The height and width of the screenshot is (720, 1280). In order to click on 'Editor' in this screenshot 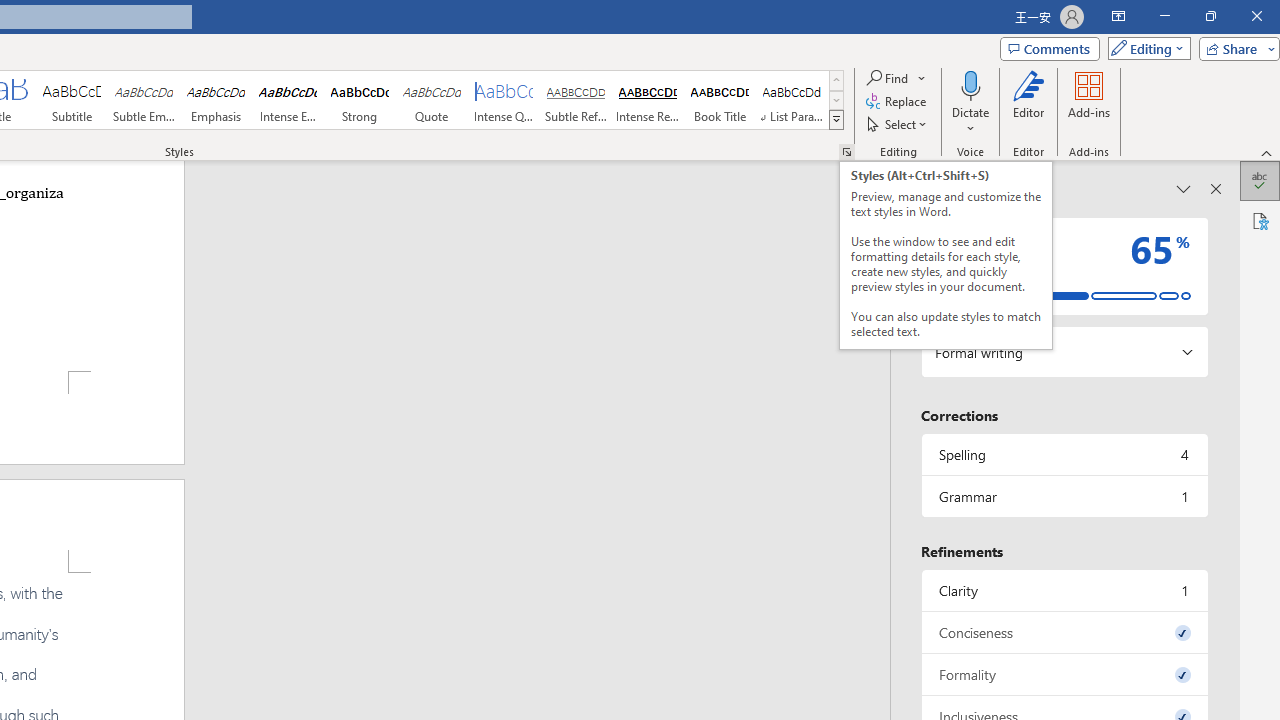, I will do `click(1029, 103)`.